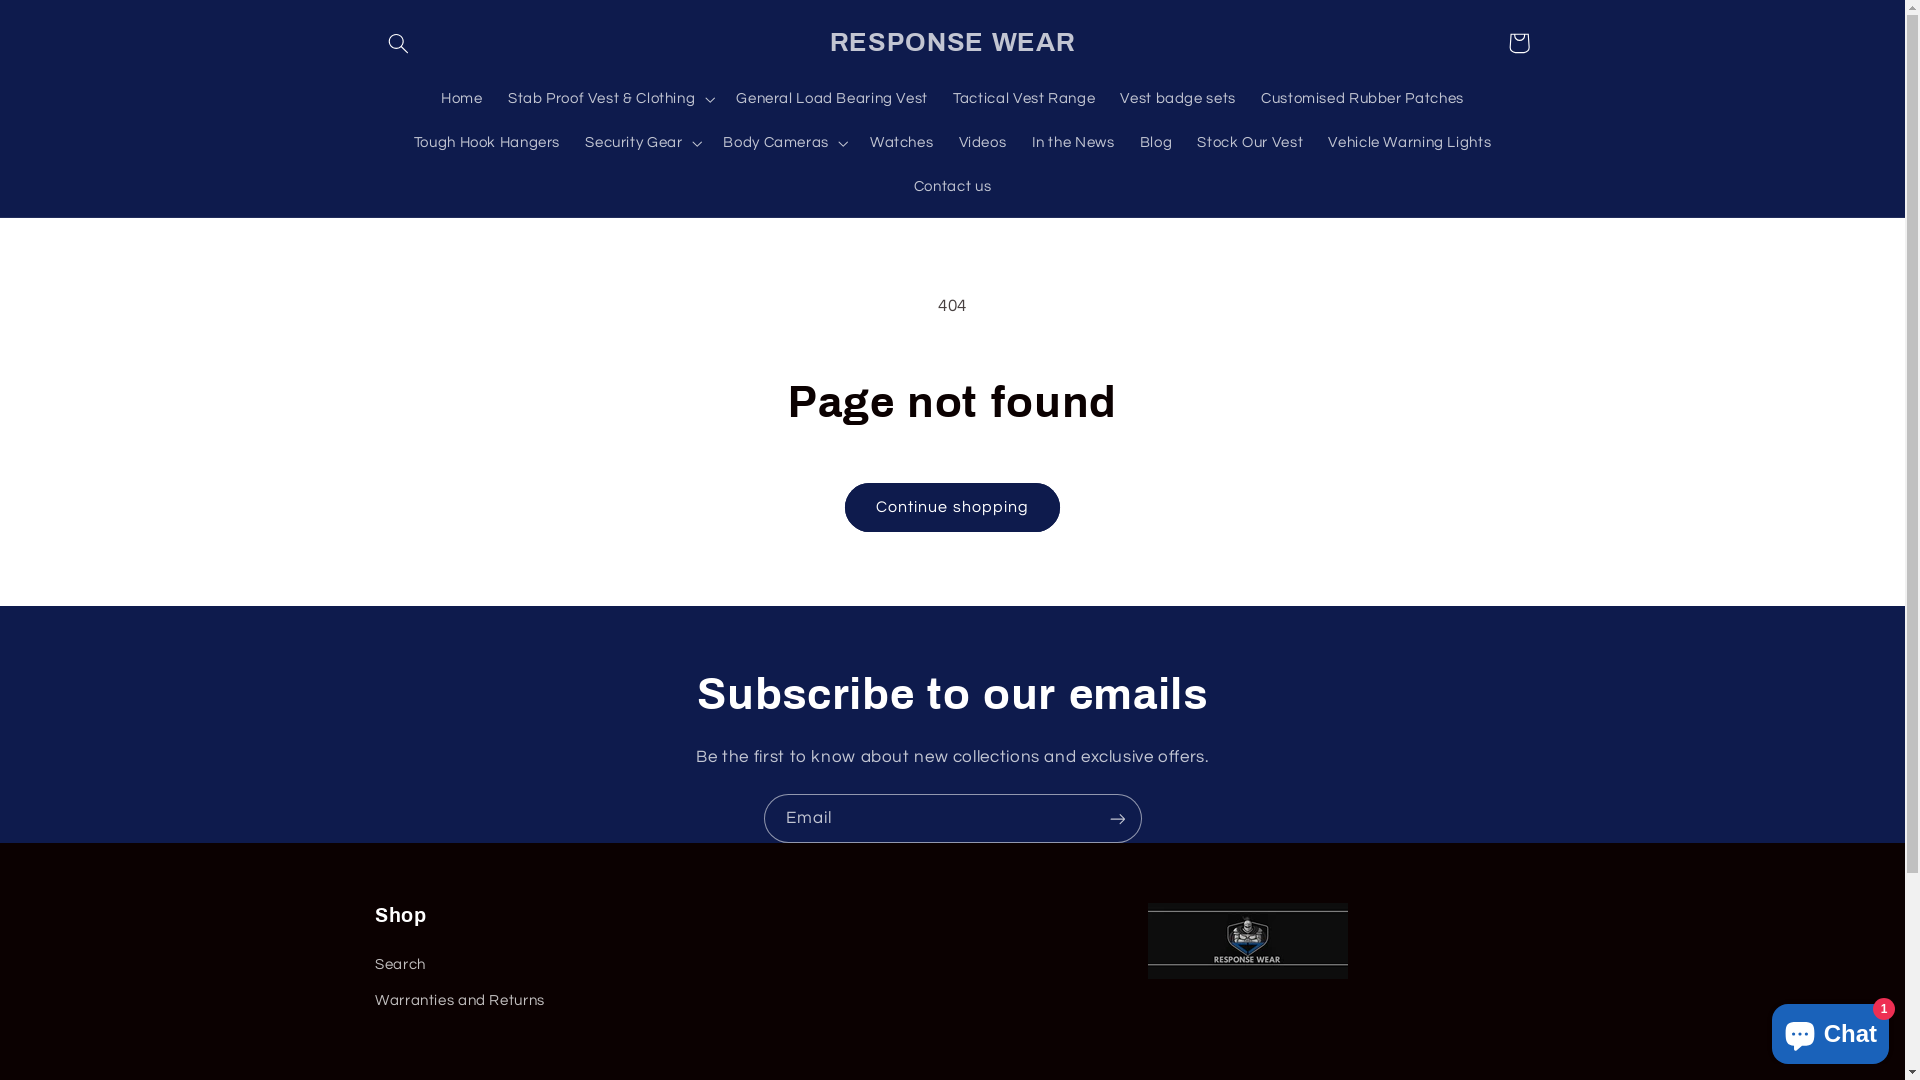 This screenshot has width=1920, height=1080. I want to click on 'Vehicle Warning Lights', so click(1409, 141).